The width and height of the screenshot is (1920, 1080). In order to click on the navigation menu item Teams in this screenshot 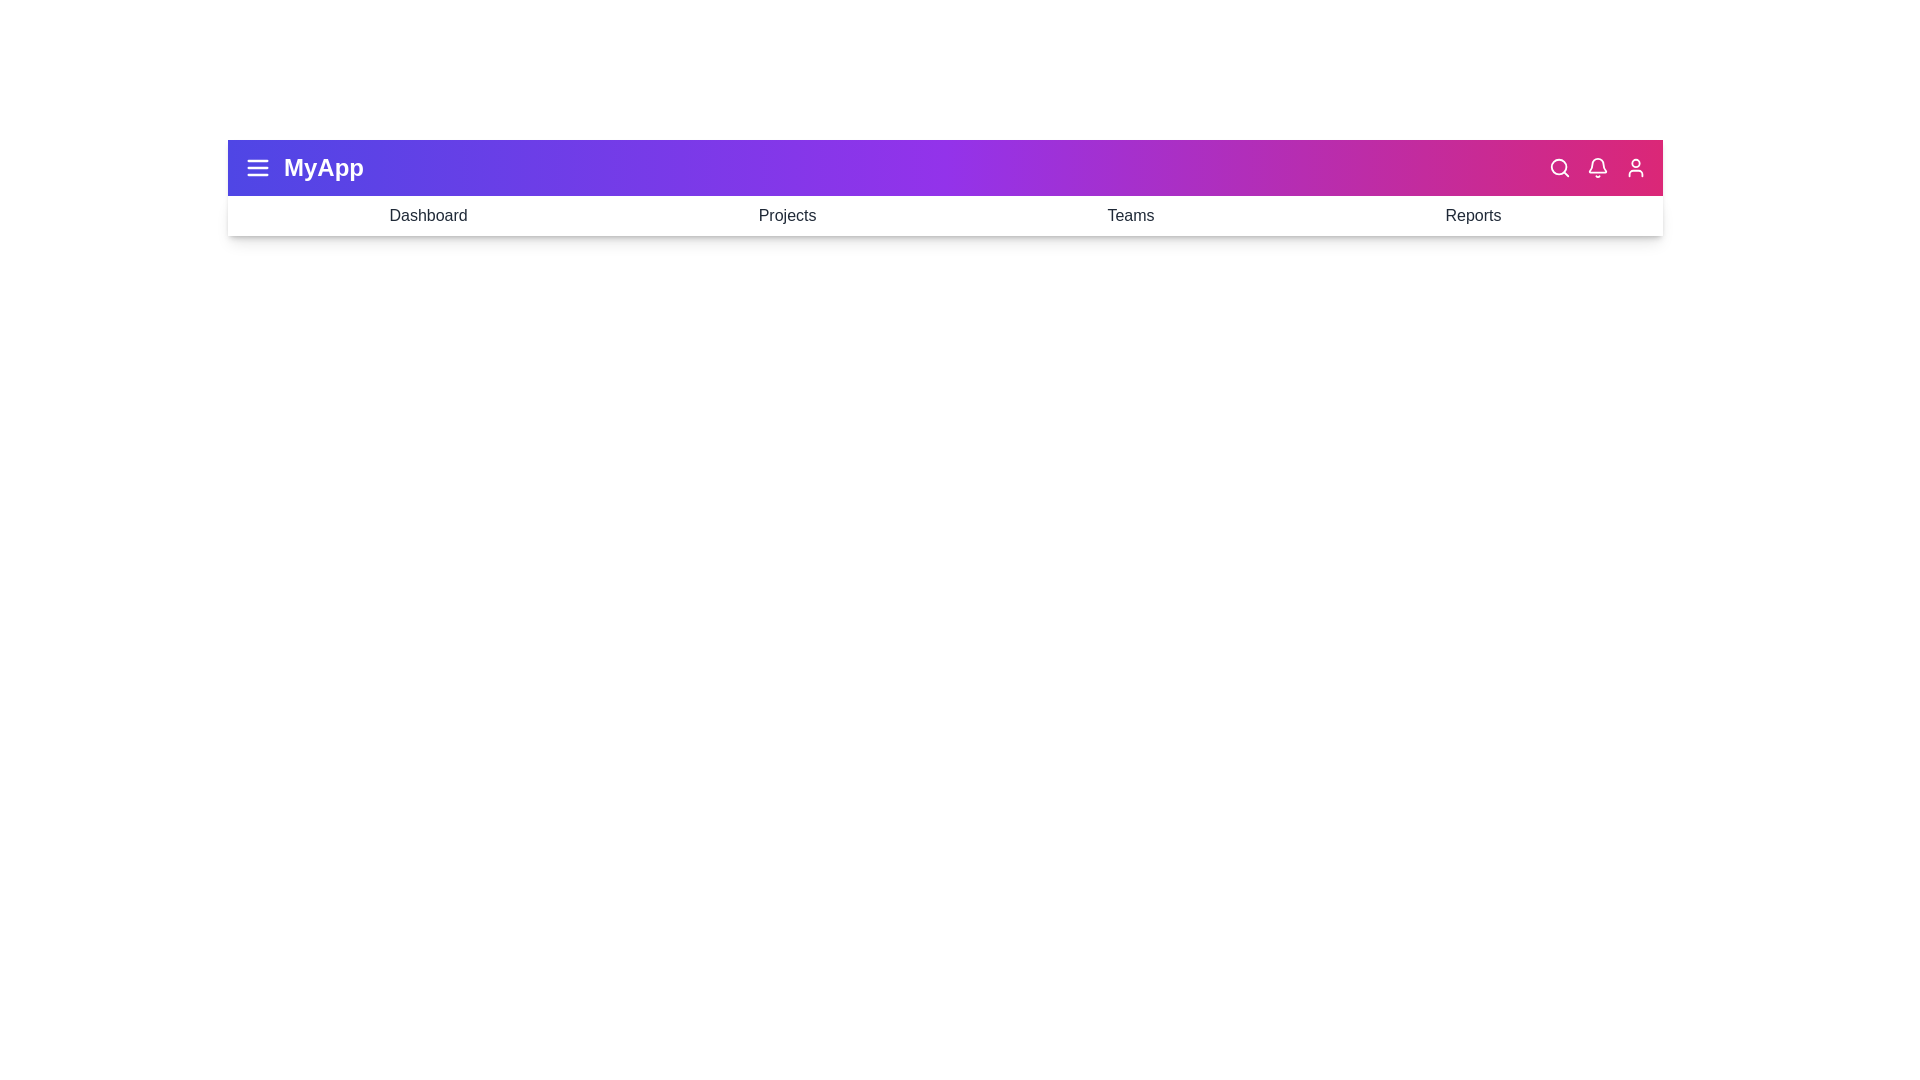, I will do `click(1131, 216)`.